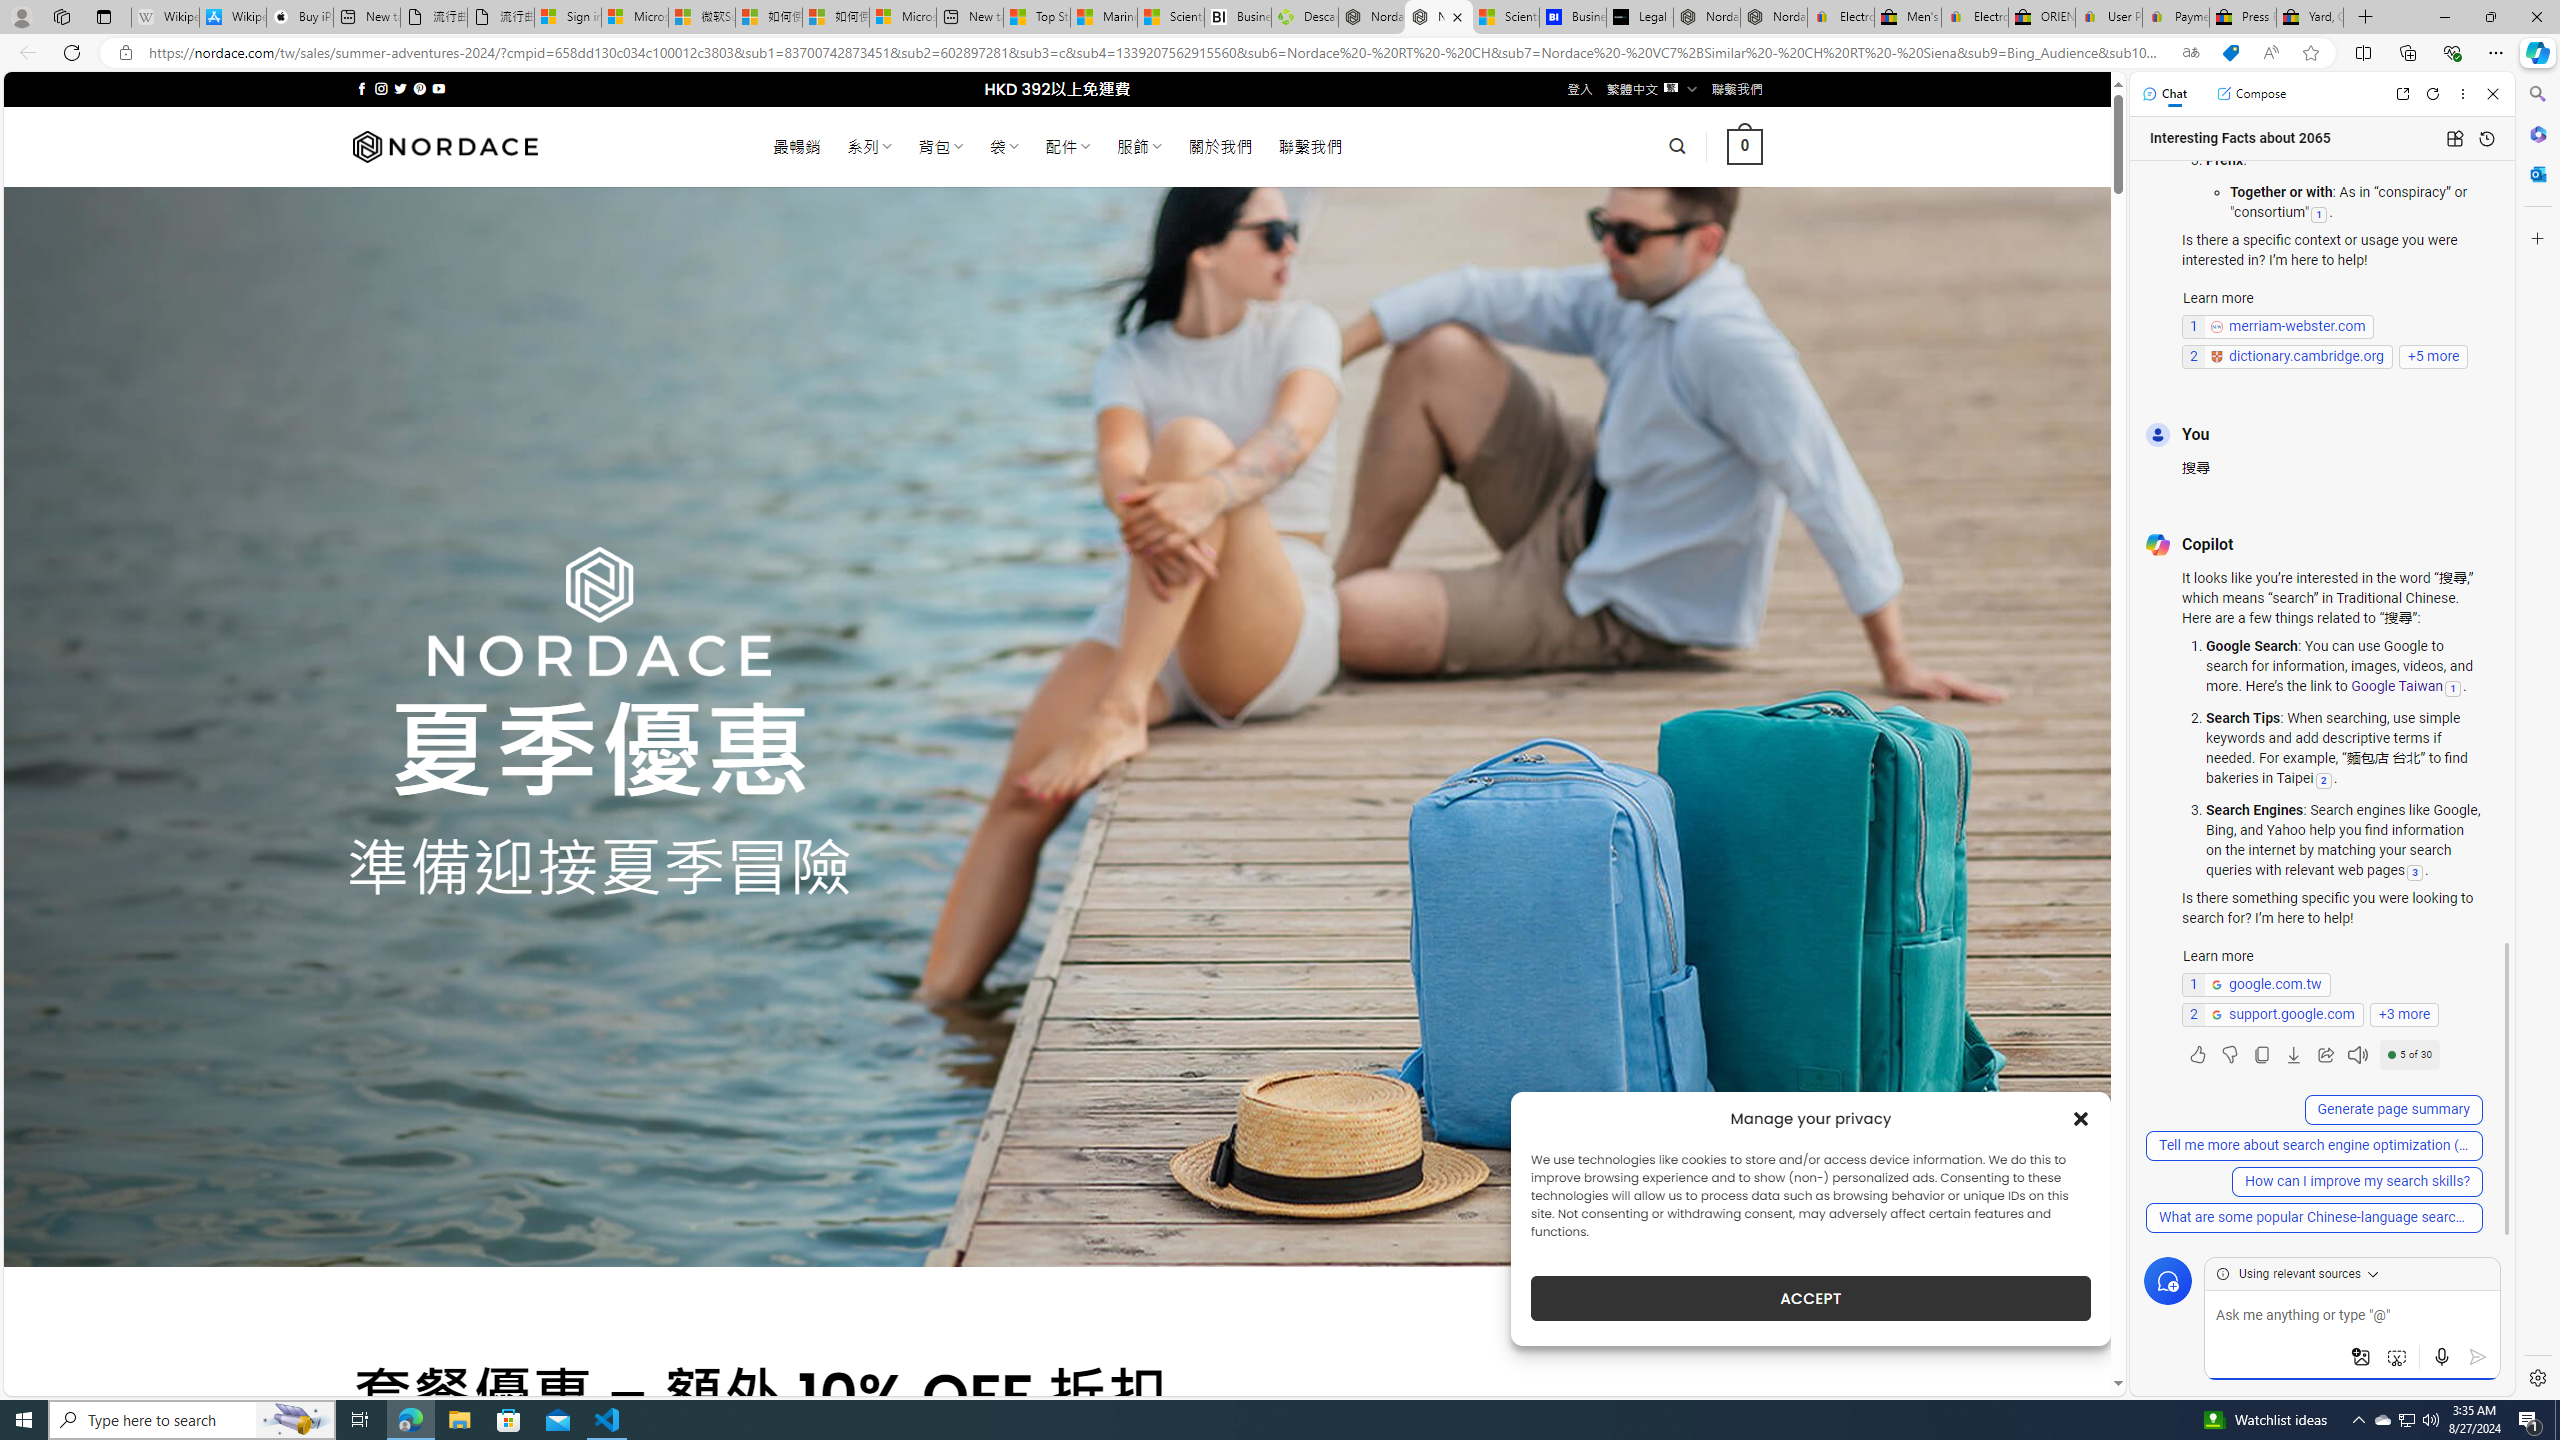 The height and width of the screenshot is (1440, 2560). What do you see at coordinates (1744, 145) in the screenshot?
I see `' 0 '` at bounding box center [1744, 145].